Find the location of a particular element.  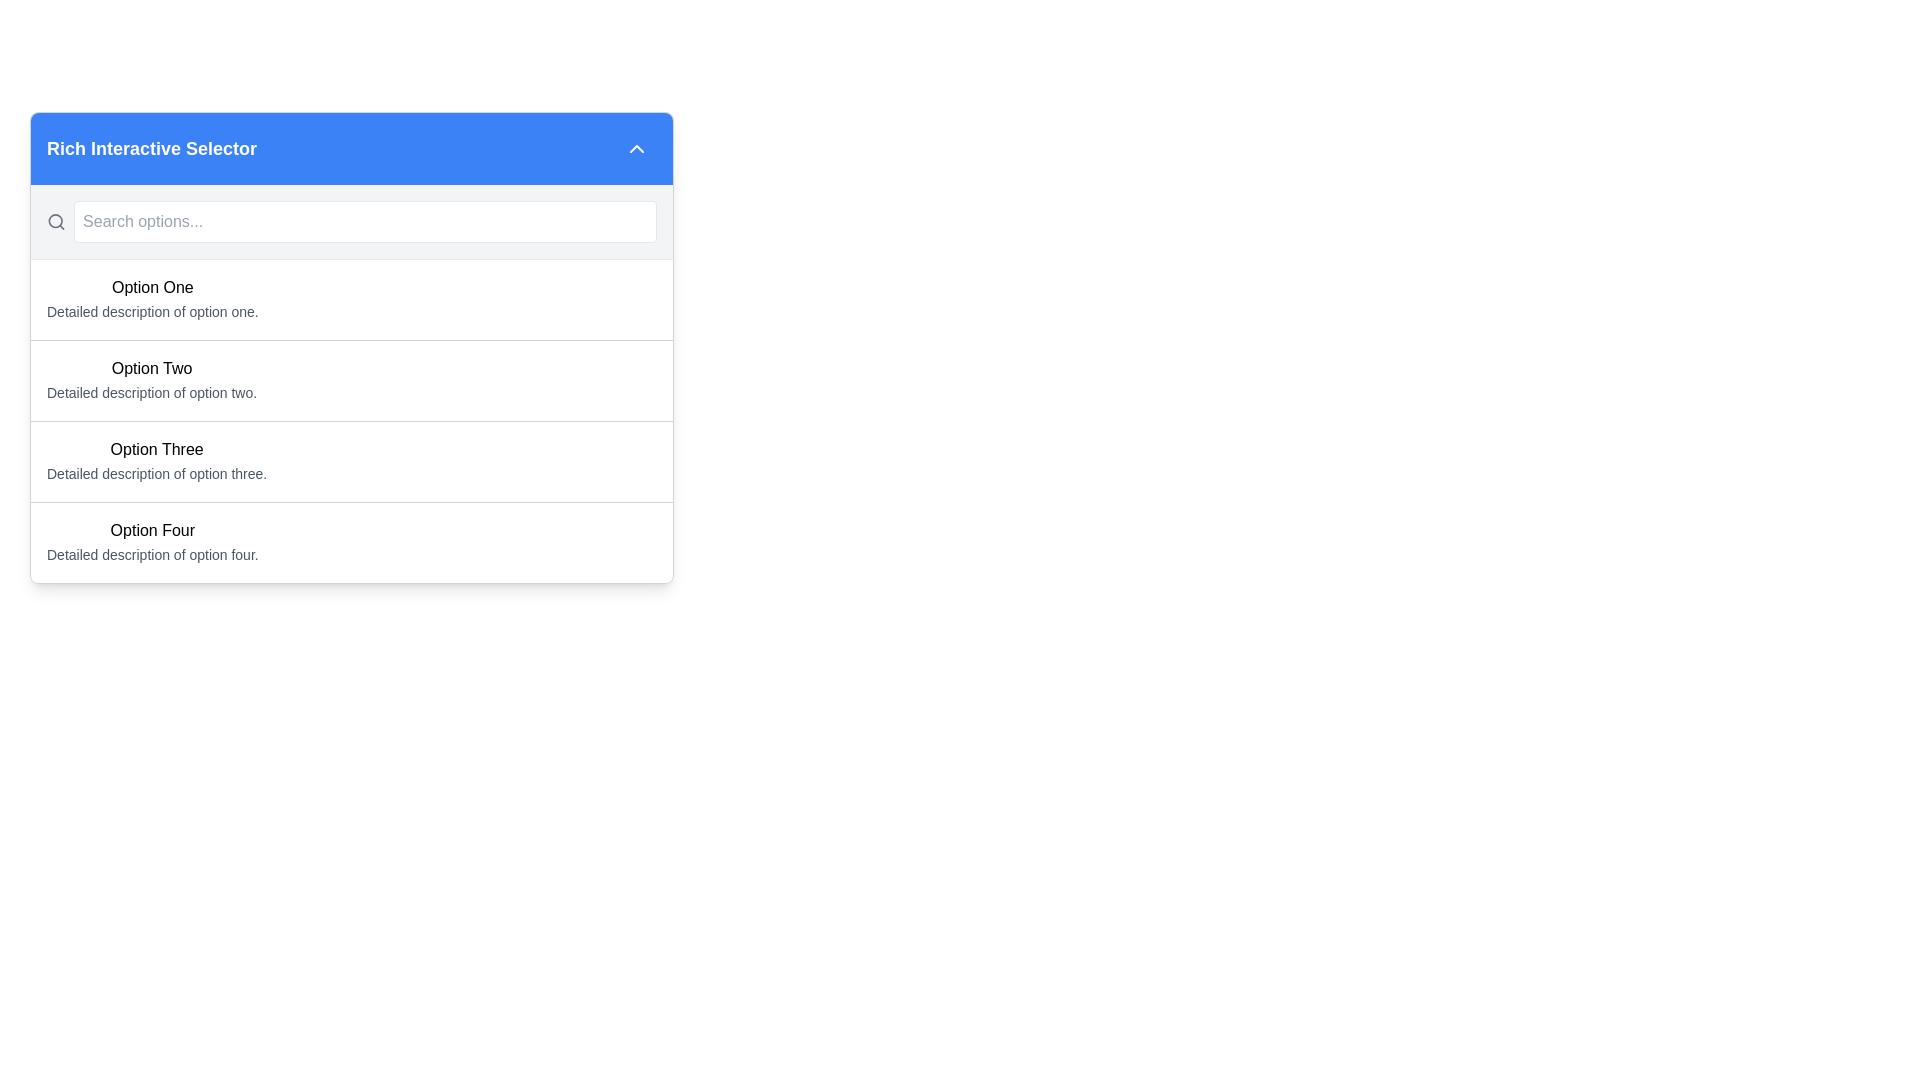

the selectable list item titled 'Option Three' which has a description stating 'Detailed description of option three.' is located at coordinates (351, 461).